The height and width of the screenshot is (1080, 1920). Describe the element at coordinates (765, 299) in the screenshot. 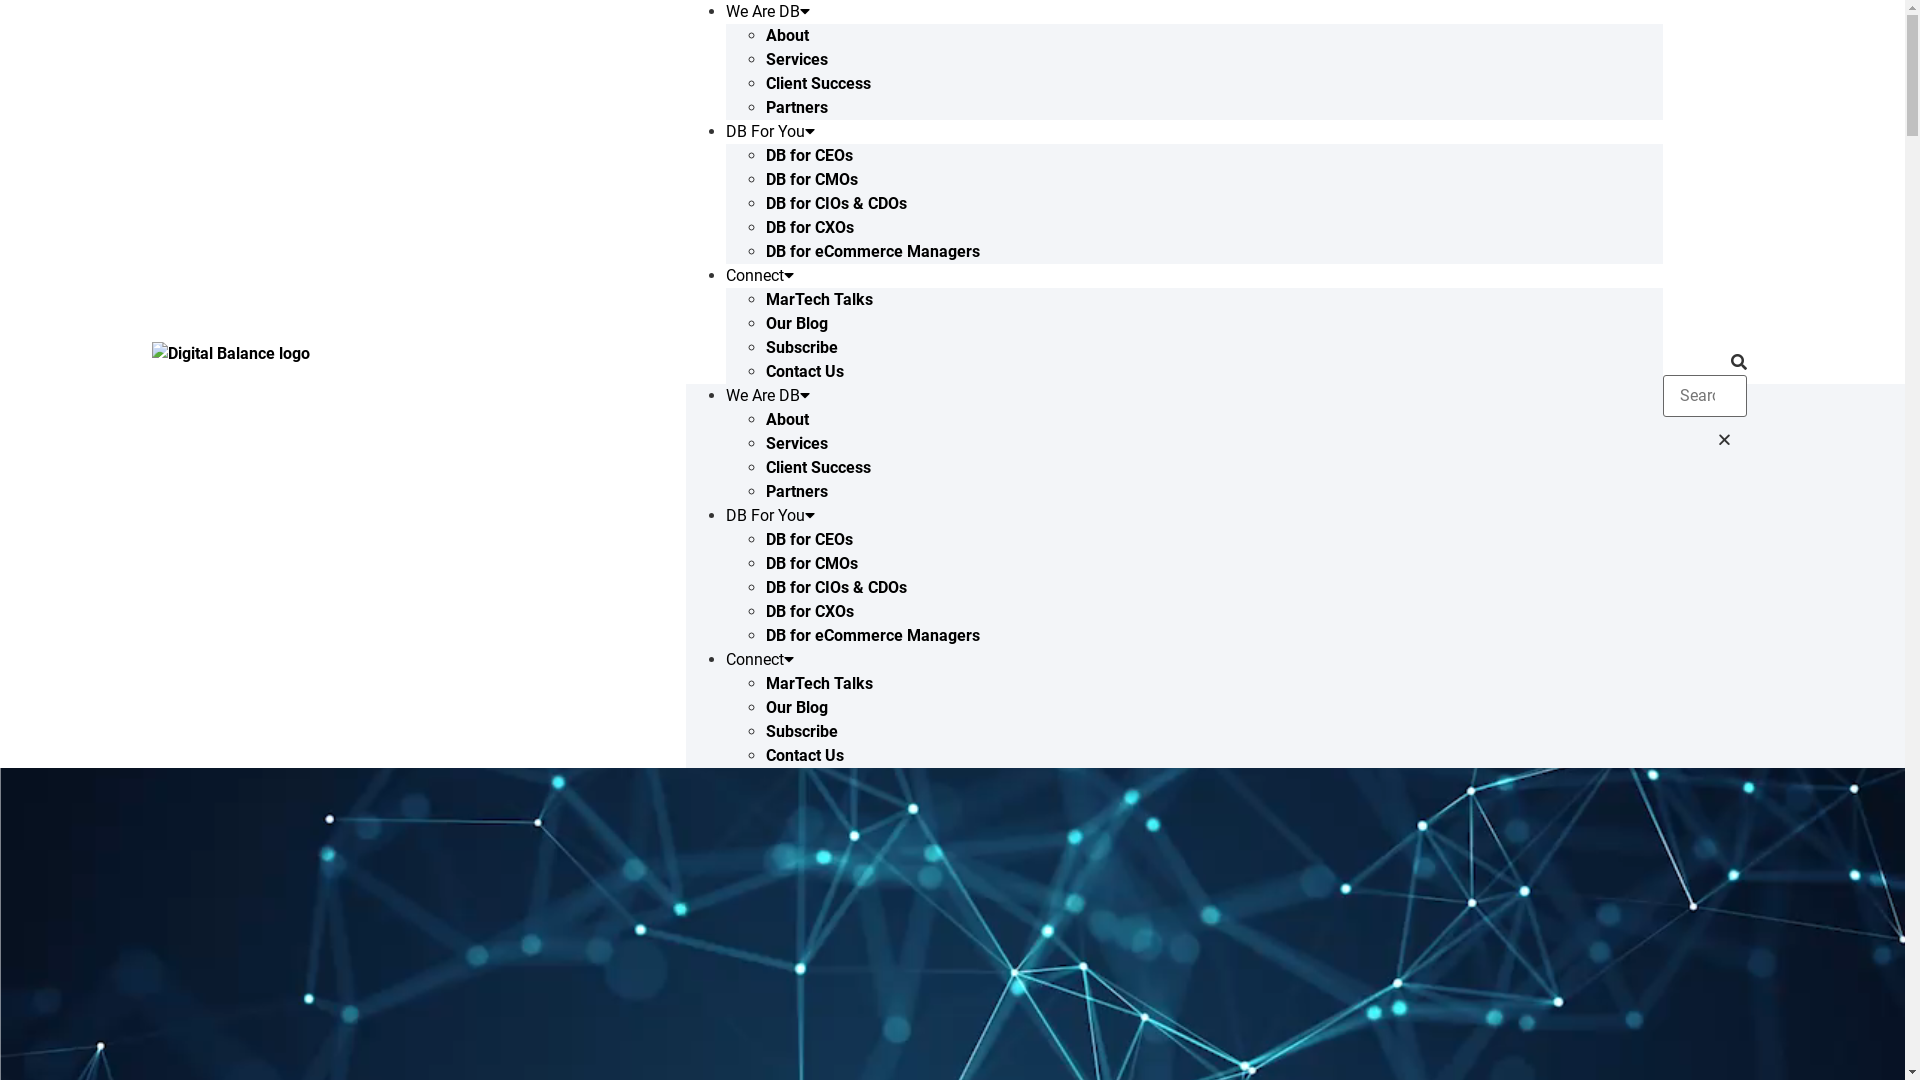

I see `'MarTech Talks'` at that location.